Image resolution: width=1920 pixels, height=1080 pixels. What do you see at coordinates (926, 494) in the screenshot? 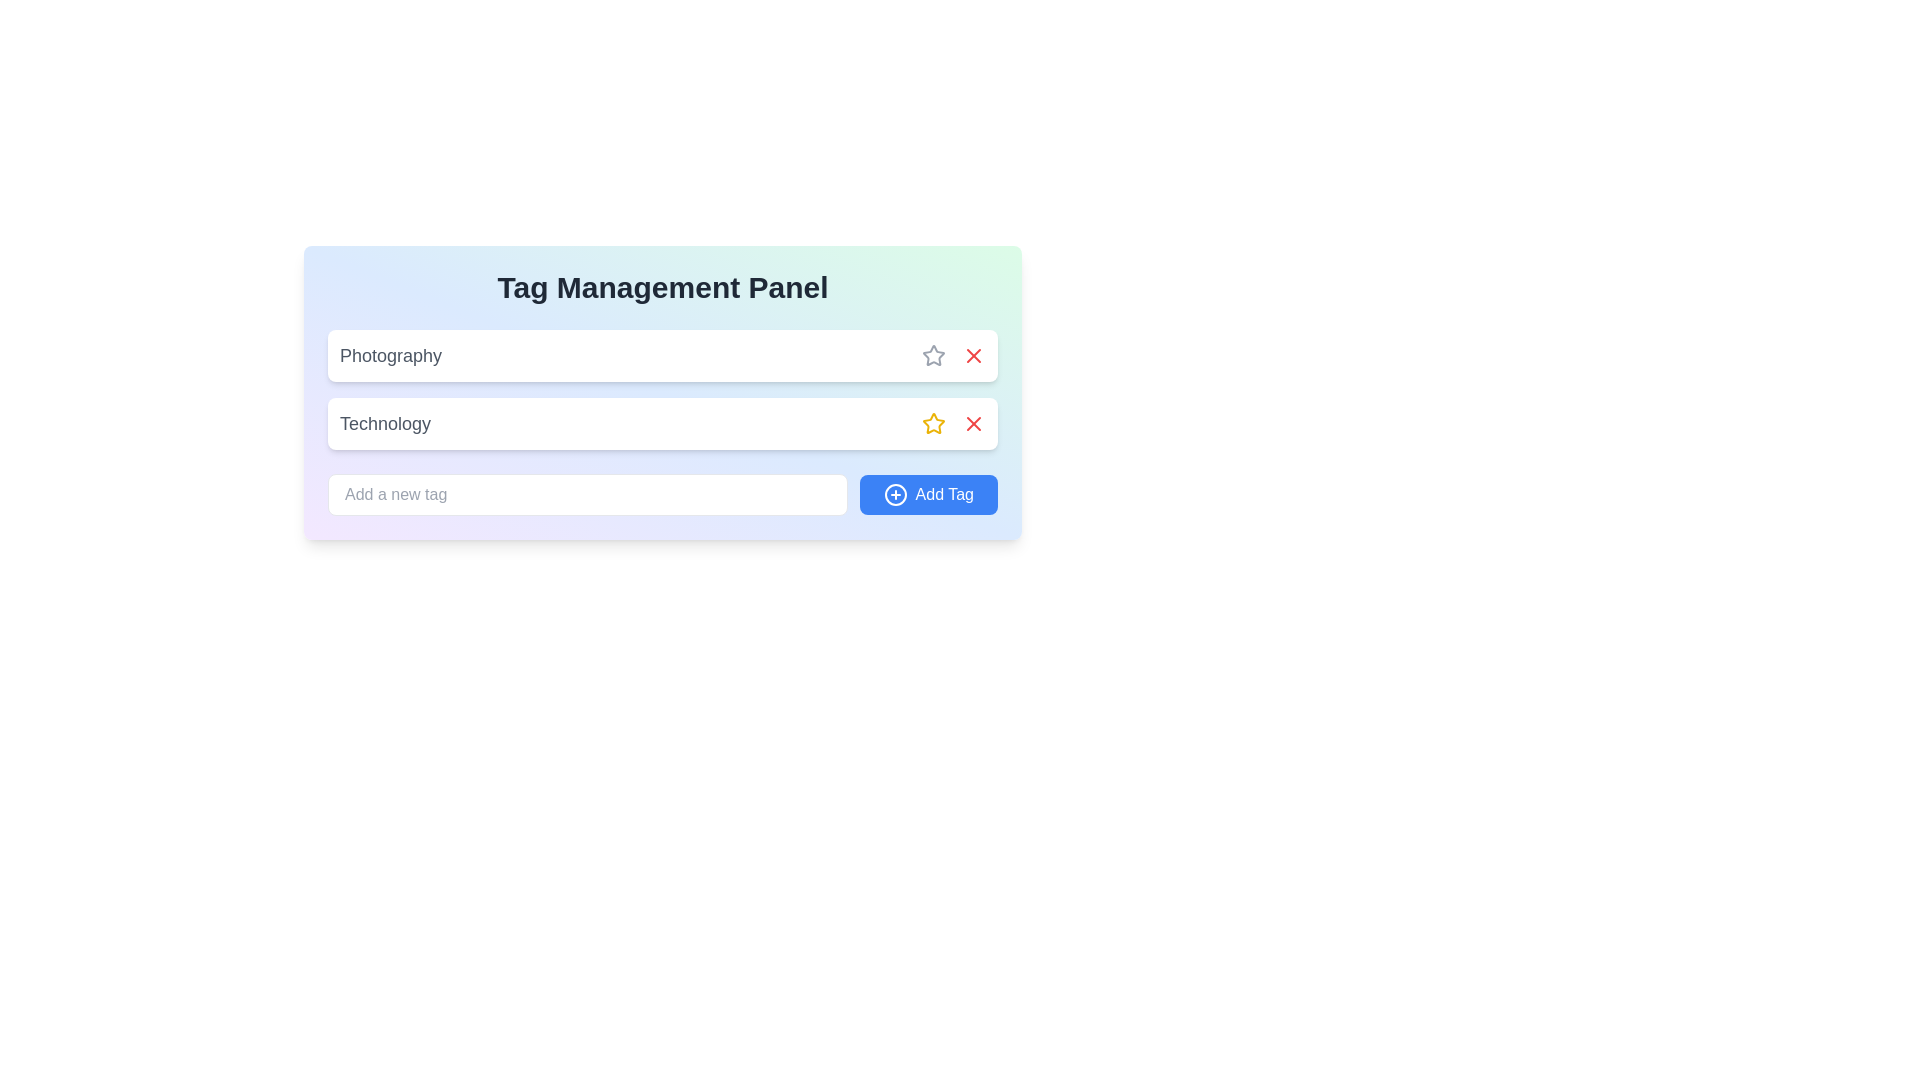
I see `the 'Add Tag' button, which is a rectangular blue button with rounded corners located at the bottom-right of the 'Tag Management Panel'` at bounding box center [926, 494].